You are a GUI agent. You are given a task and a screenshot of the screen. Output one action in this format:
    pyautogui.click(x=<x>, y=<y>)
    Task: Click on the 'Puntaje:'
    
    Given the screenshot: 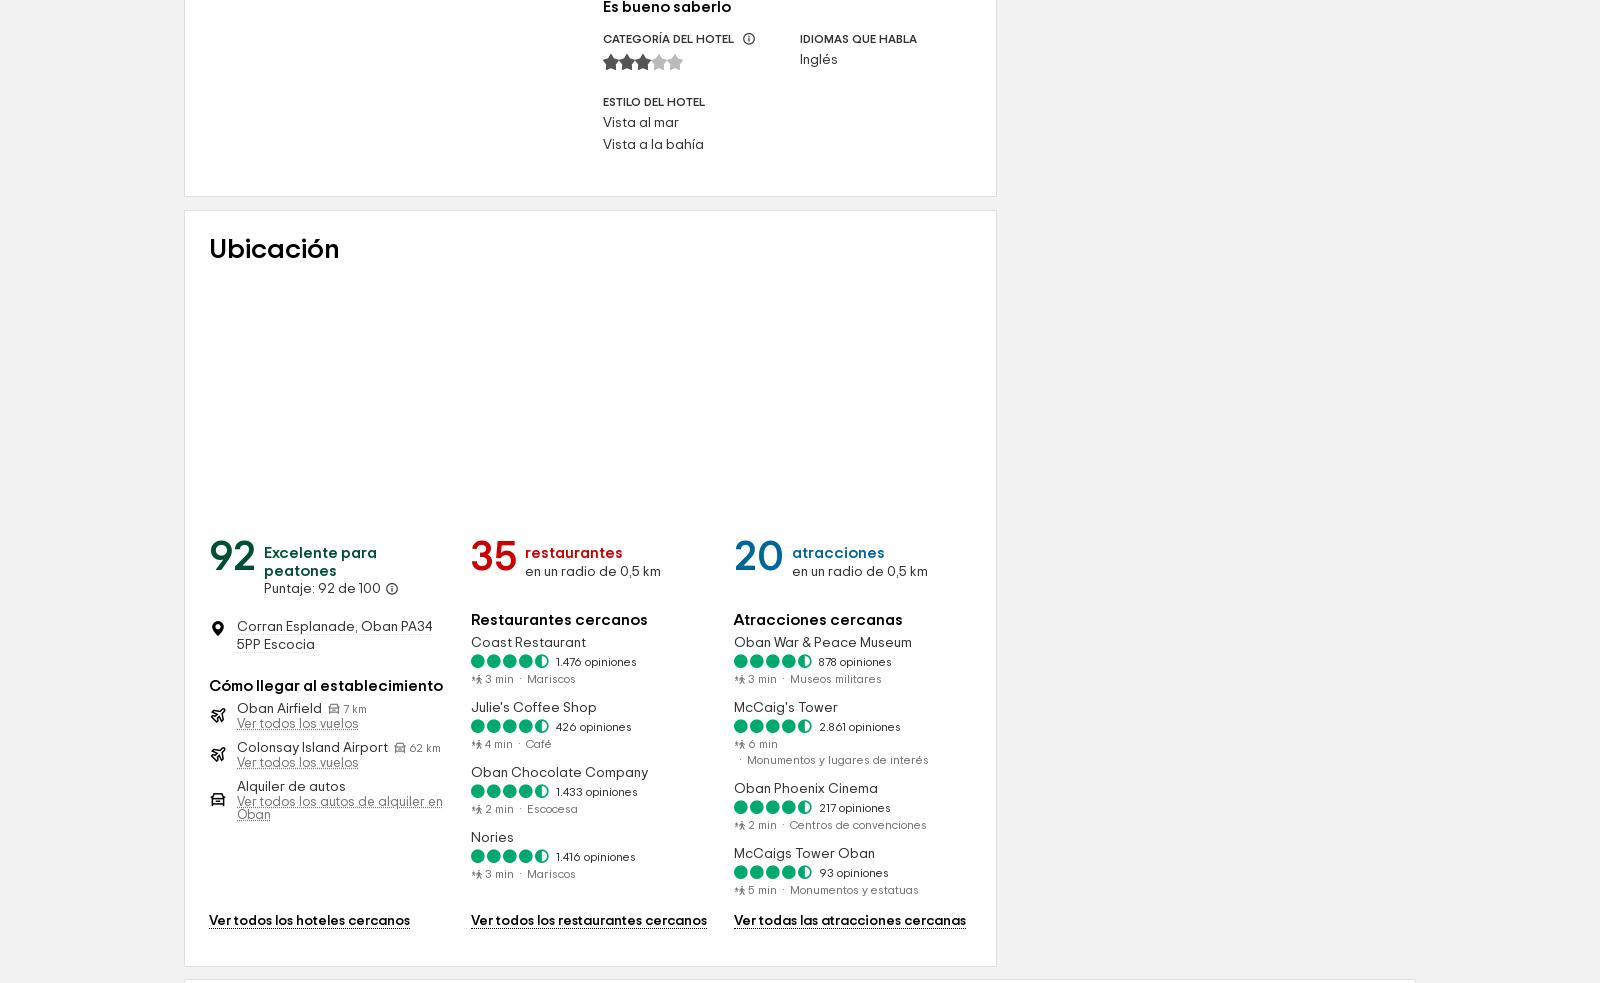 What is the action you would take?
    pyautogui.click(x=291, y=760)
    